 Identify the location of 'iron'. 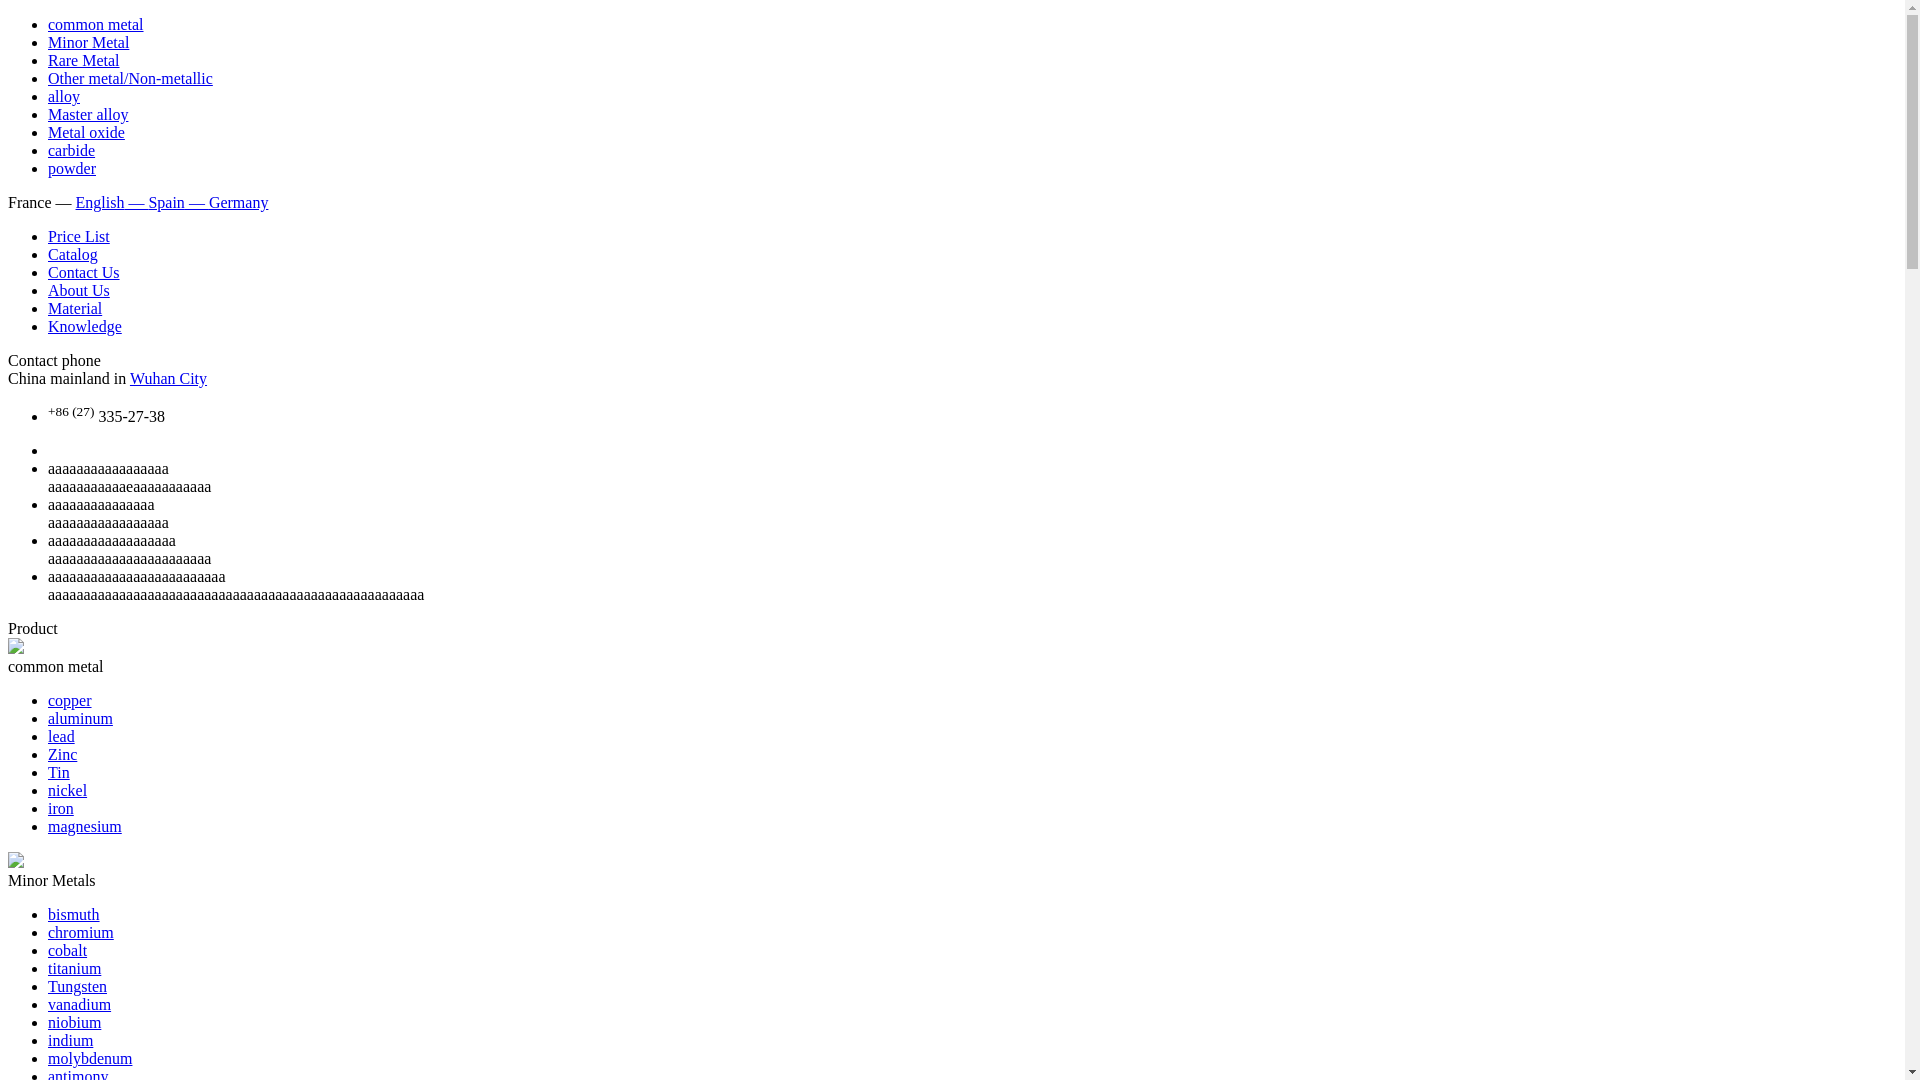
(61, 807).